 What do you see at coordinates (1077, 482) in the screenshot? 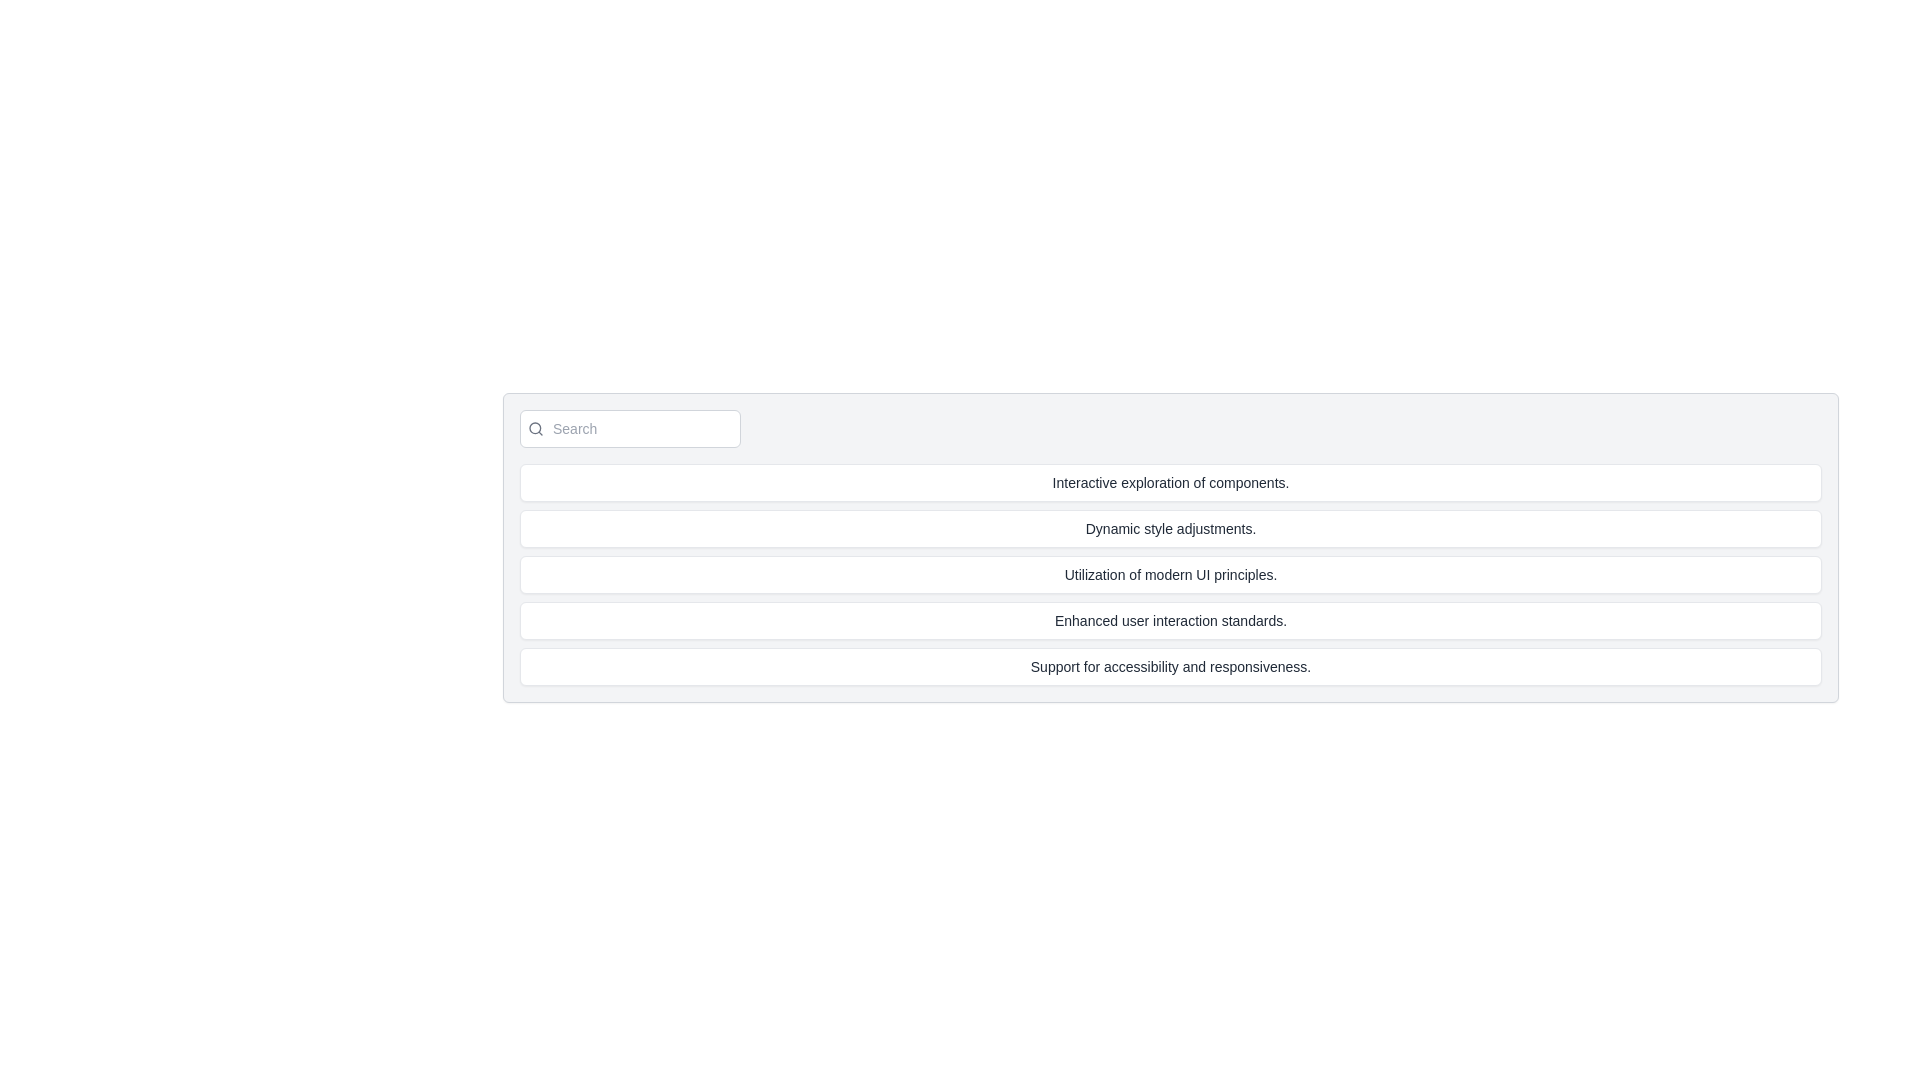
I see `letter 'r' located in the first list item of the textual list, specifically as the eighth letter in the word 'Interactive'` at bounding box center [1077, 482].